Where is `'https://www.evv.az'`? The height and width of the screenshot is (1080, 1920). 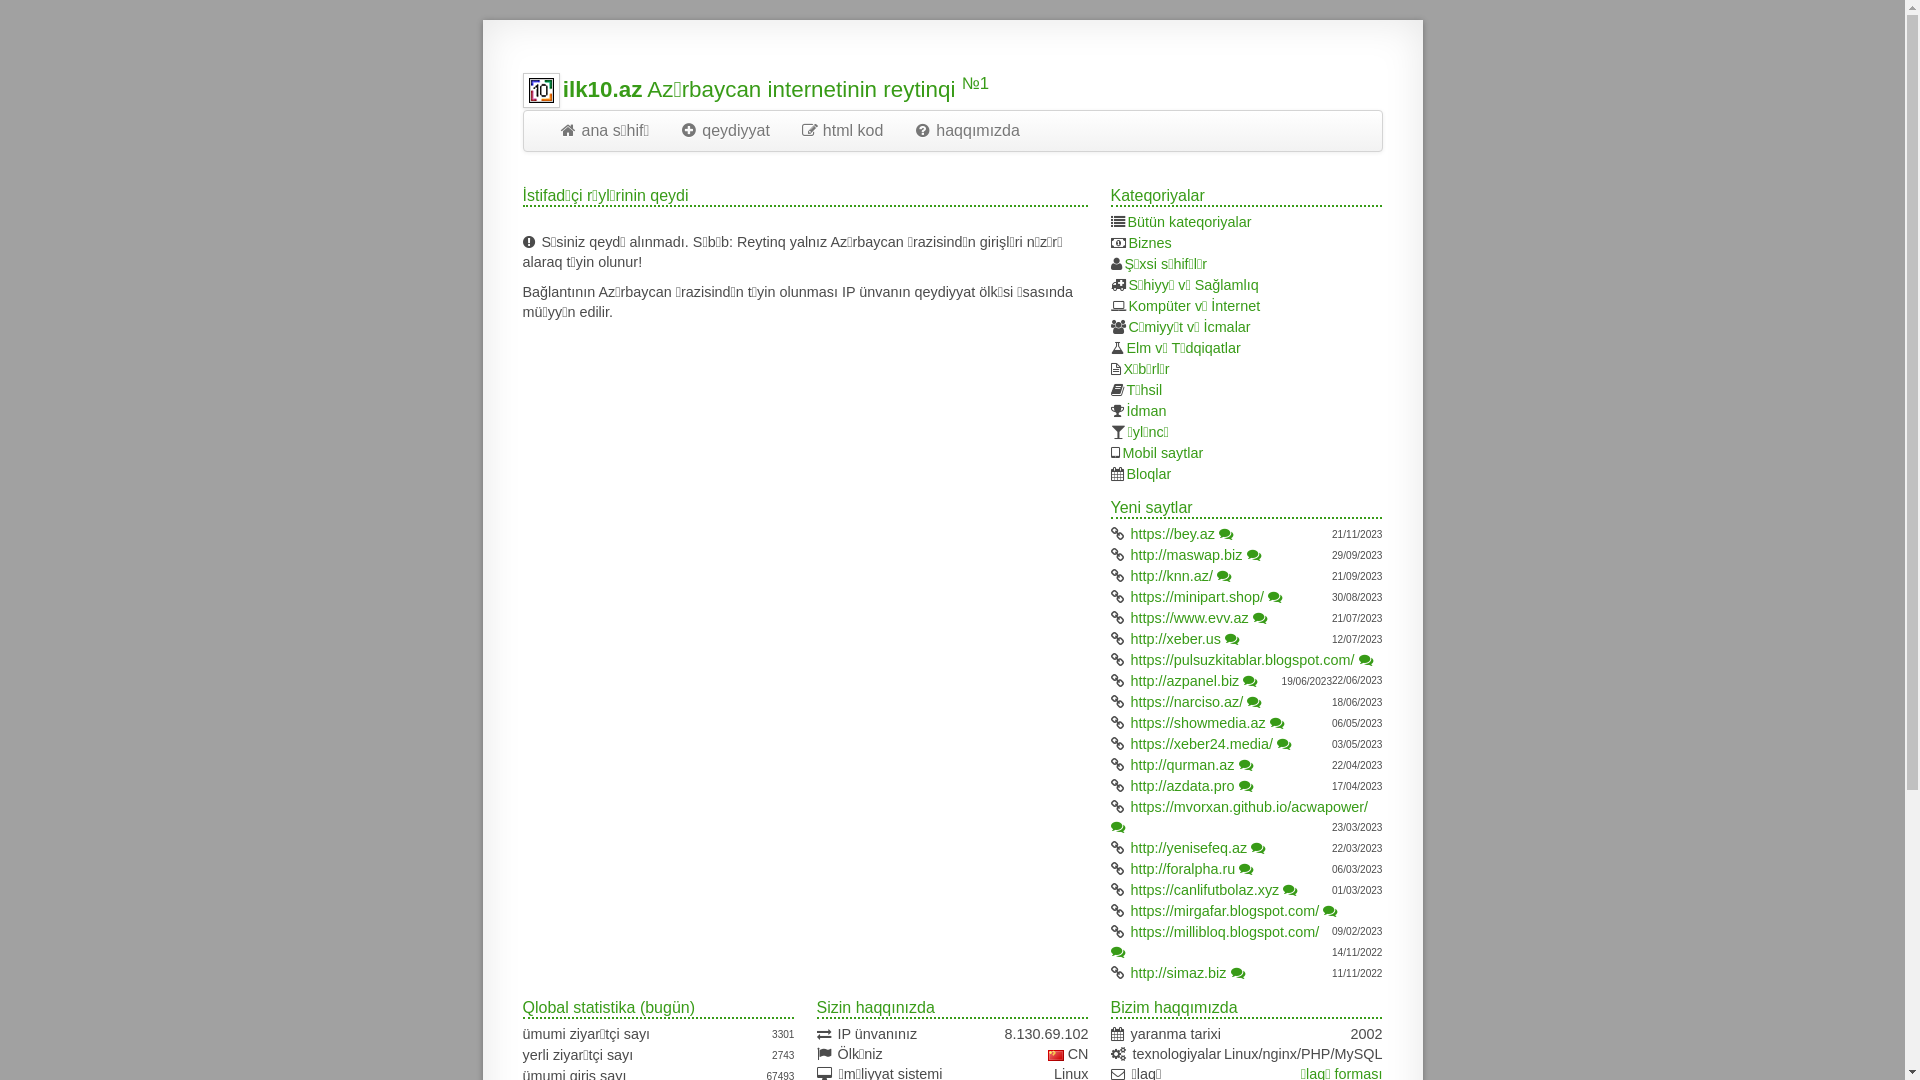 'https://www.evv.az' is located at coordinates (1190, 616).